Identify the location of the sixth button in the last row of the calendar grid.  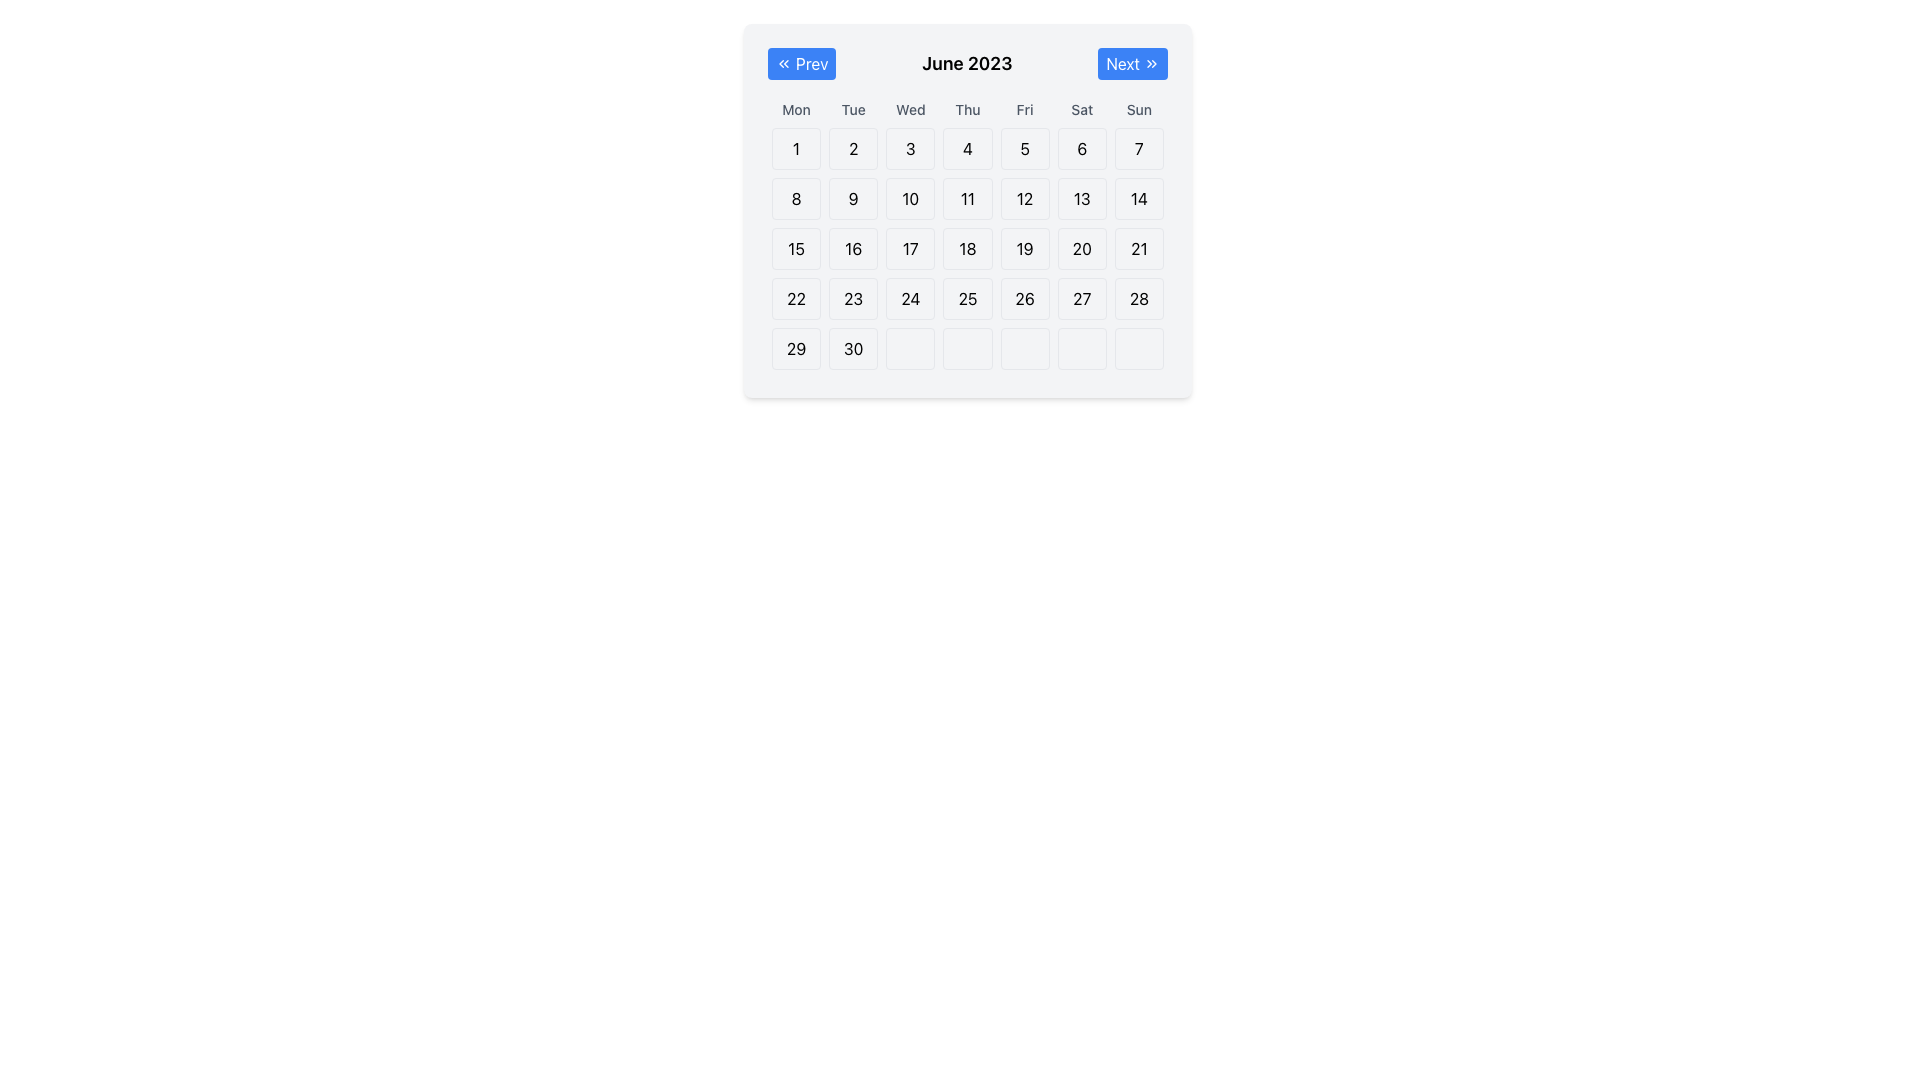
(1081, 347).